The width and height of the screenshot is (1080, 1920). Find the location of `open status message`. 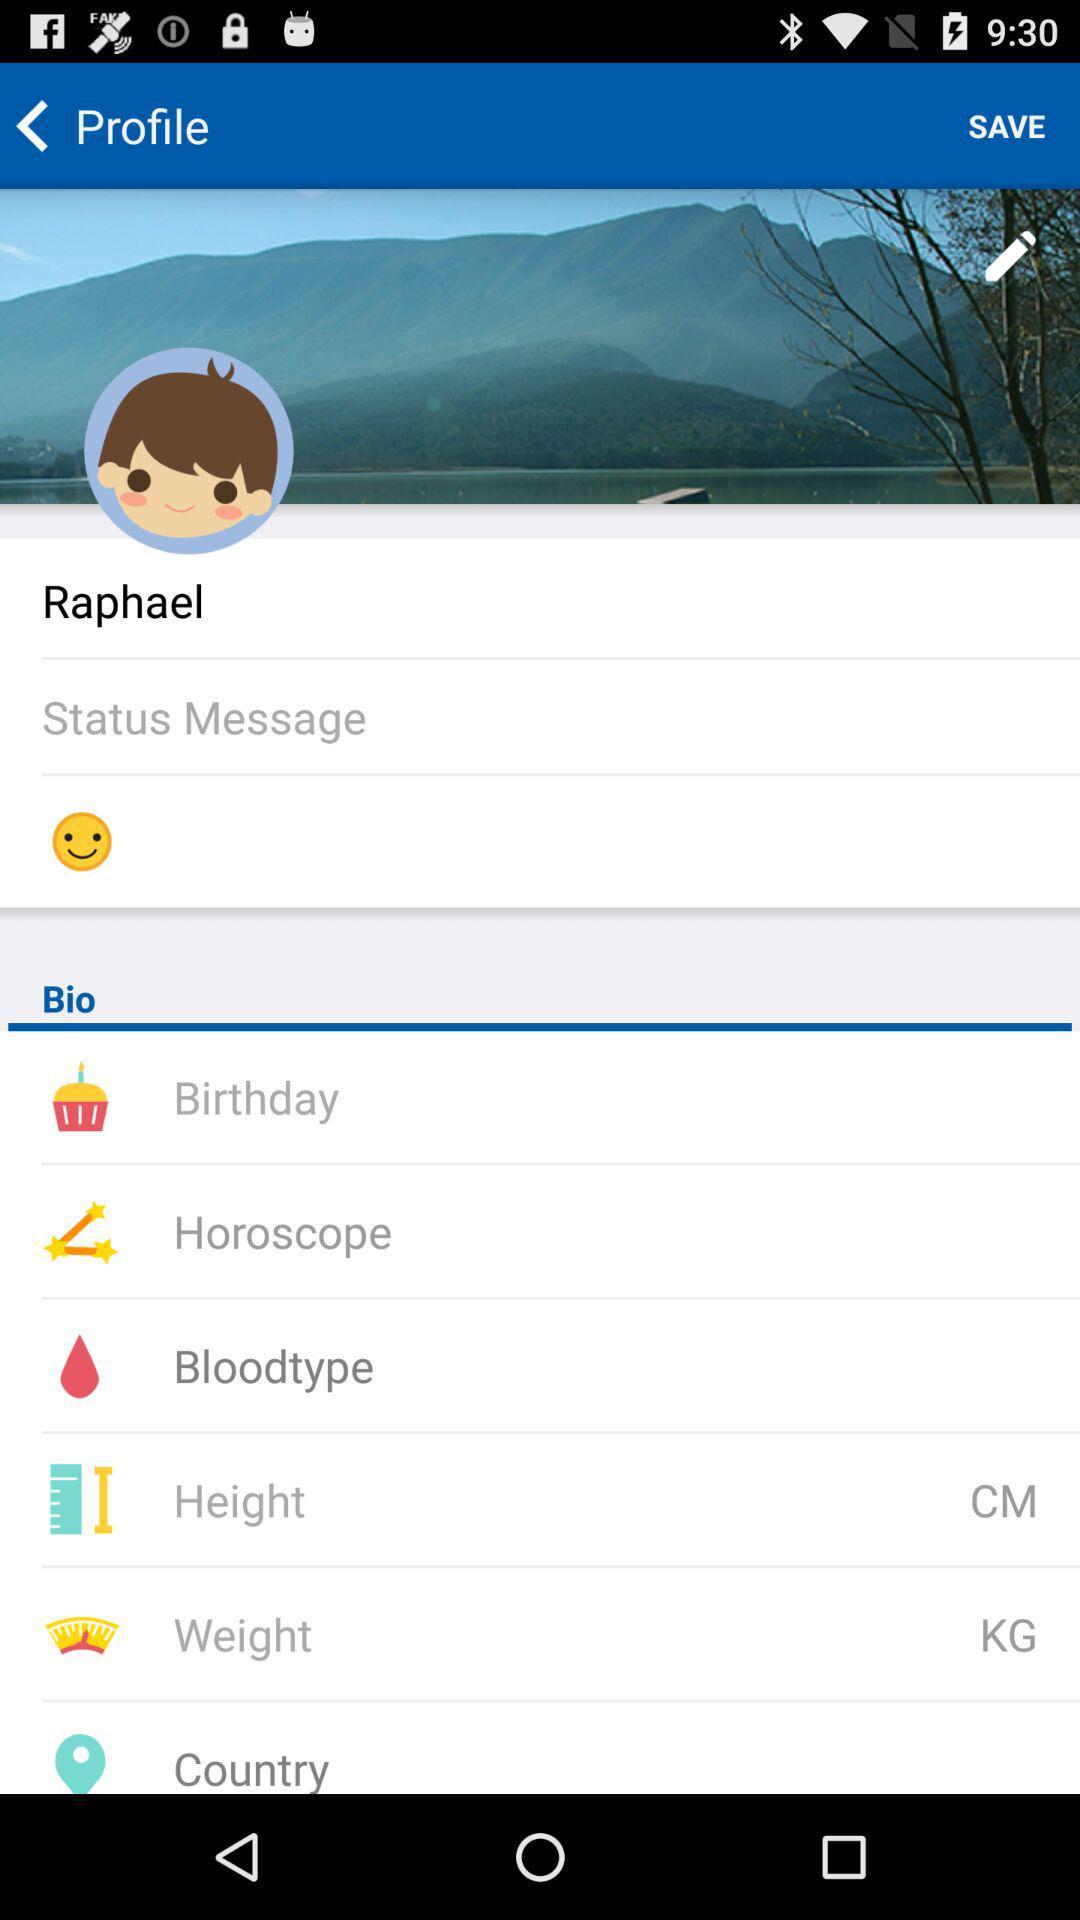

open status message is located at coordinates (560, 716).